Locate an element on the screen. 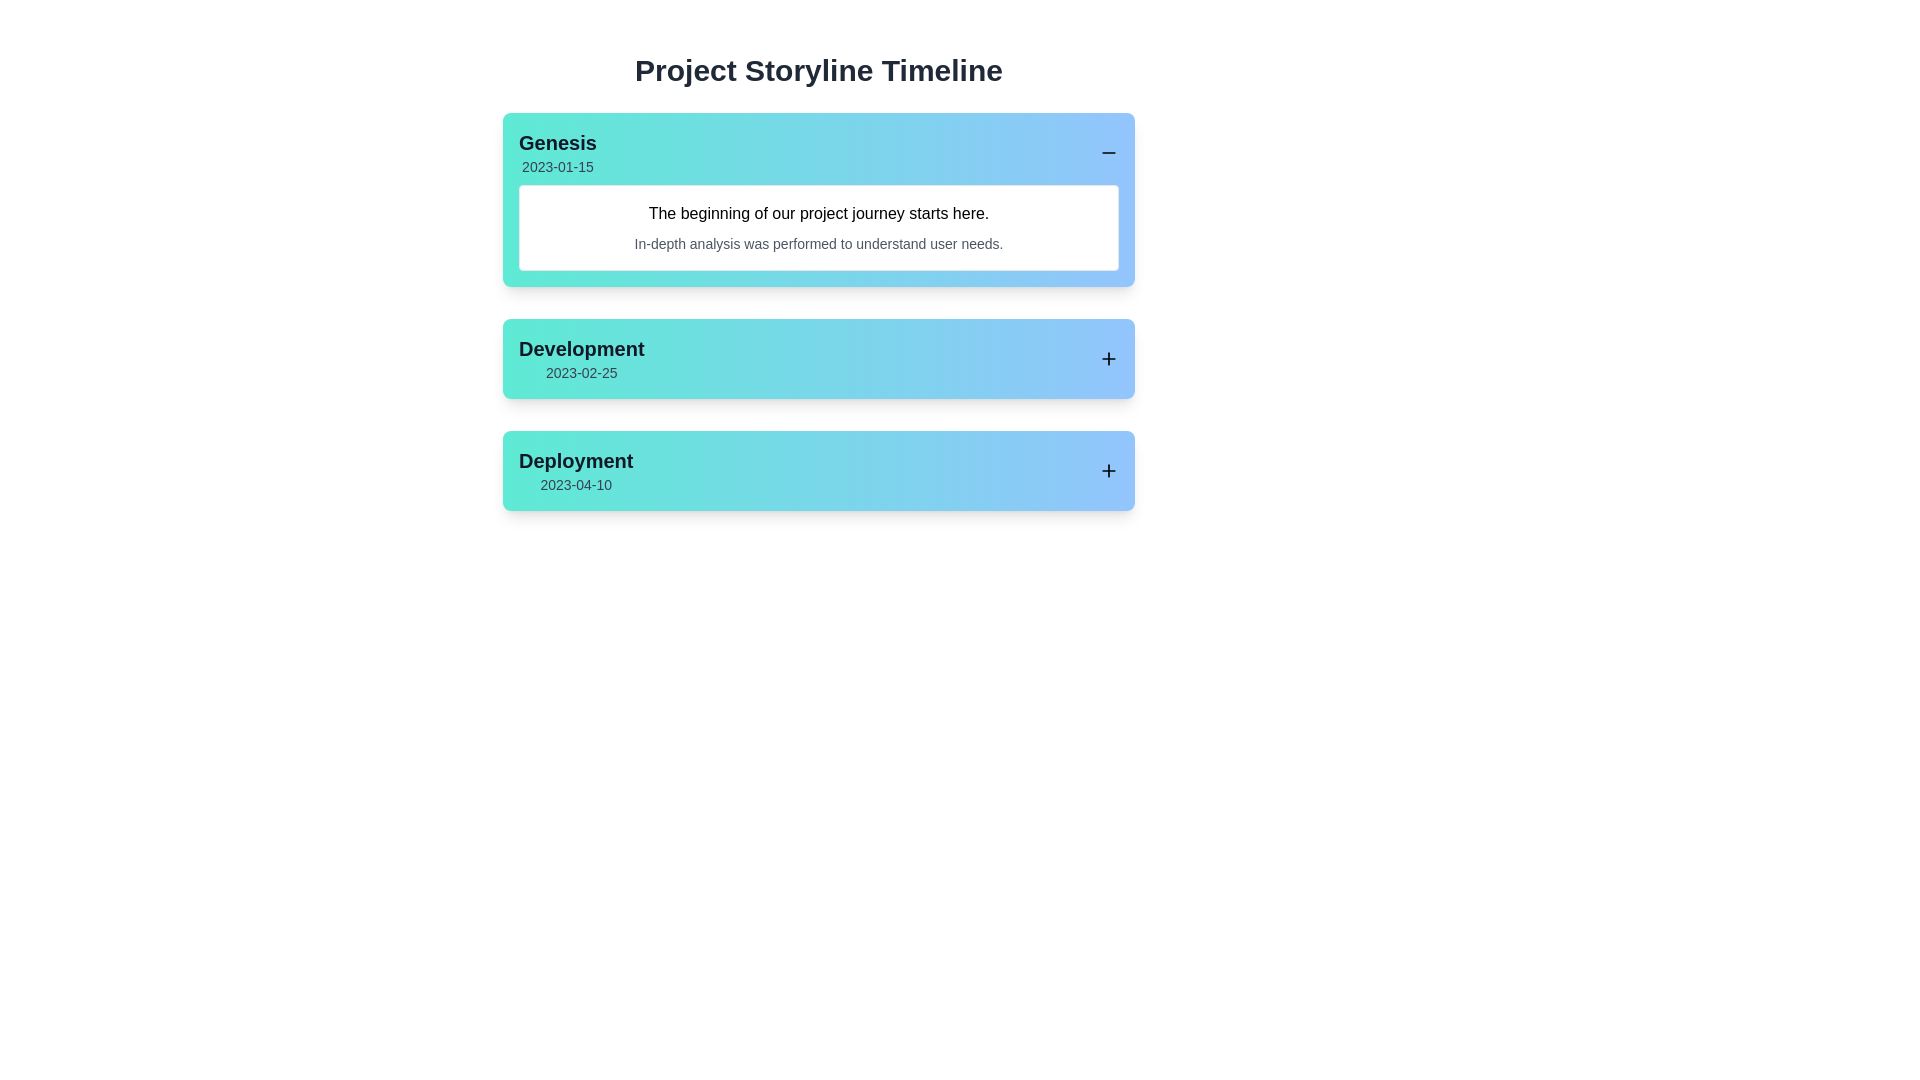  the icon button located at the rightmost part of the 'Development' section to expand or add more information is located at coordinates (1107, 357).